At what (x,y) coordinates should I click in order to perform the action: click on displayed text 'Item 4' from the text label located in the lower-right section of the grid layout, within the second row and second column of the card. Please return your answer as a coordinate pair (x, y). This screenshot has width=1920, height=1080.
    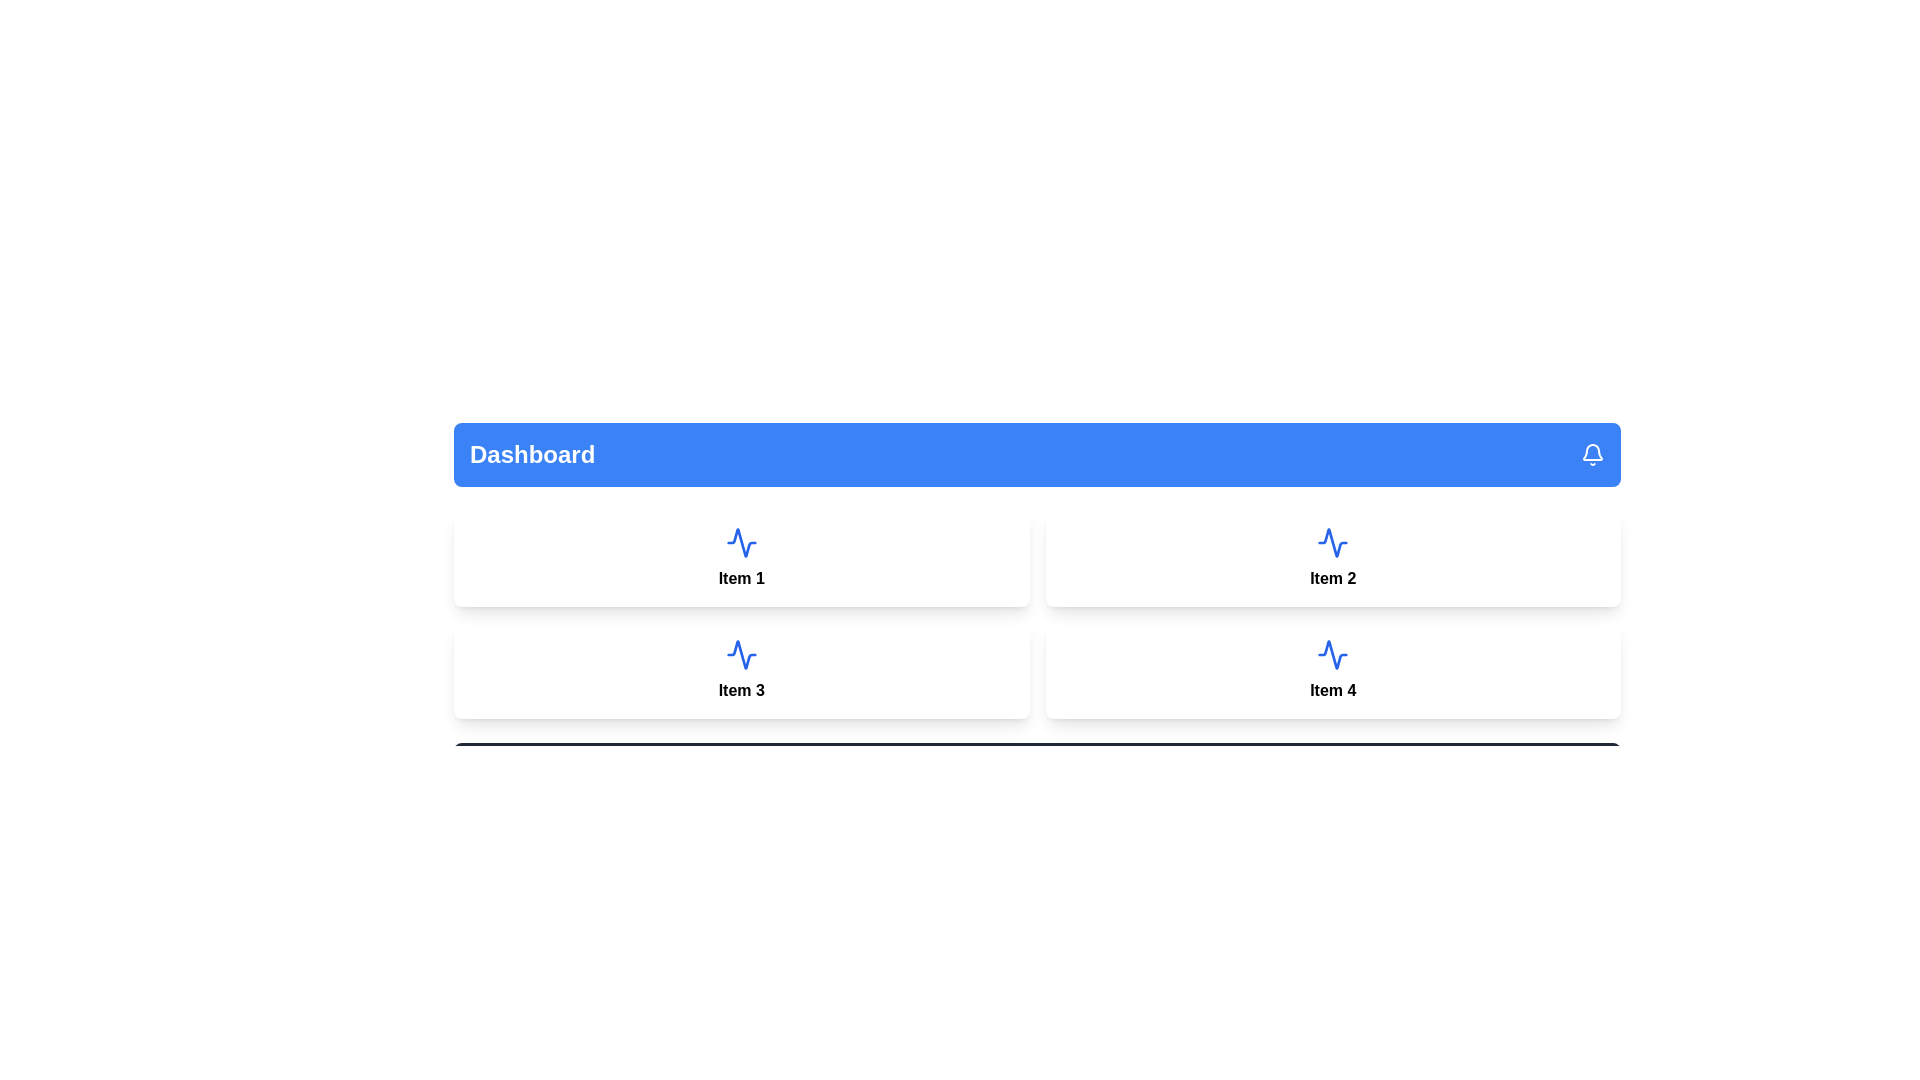
    Looking at the image, I should click on (1333, 689).